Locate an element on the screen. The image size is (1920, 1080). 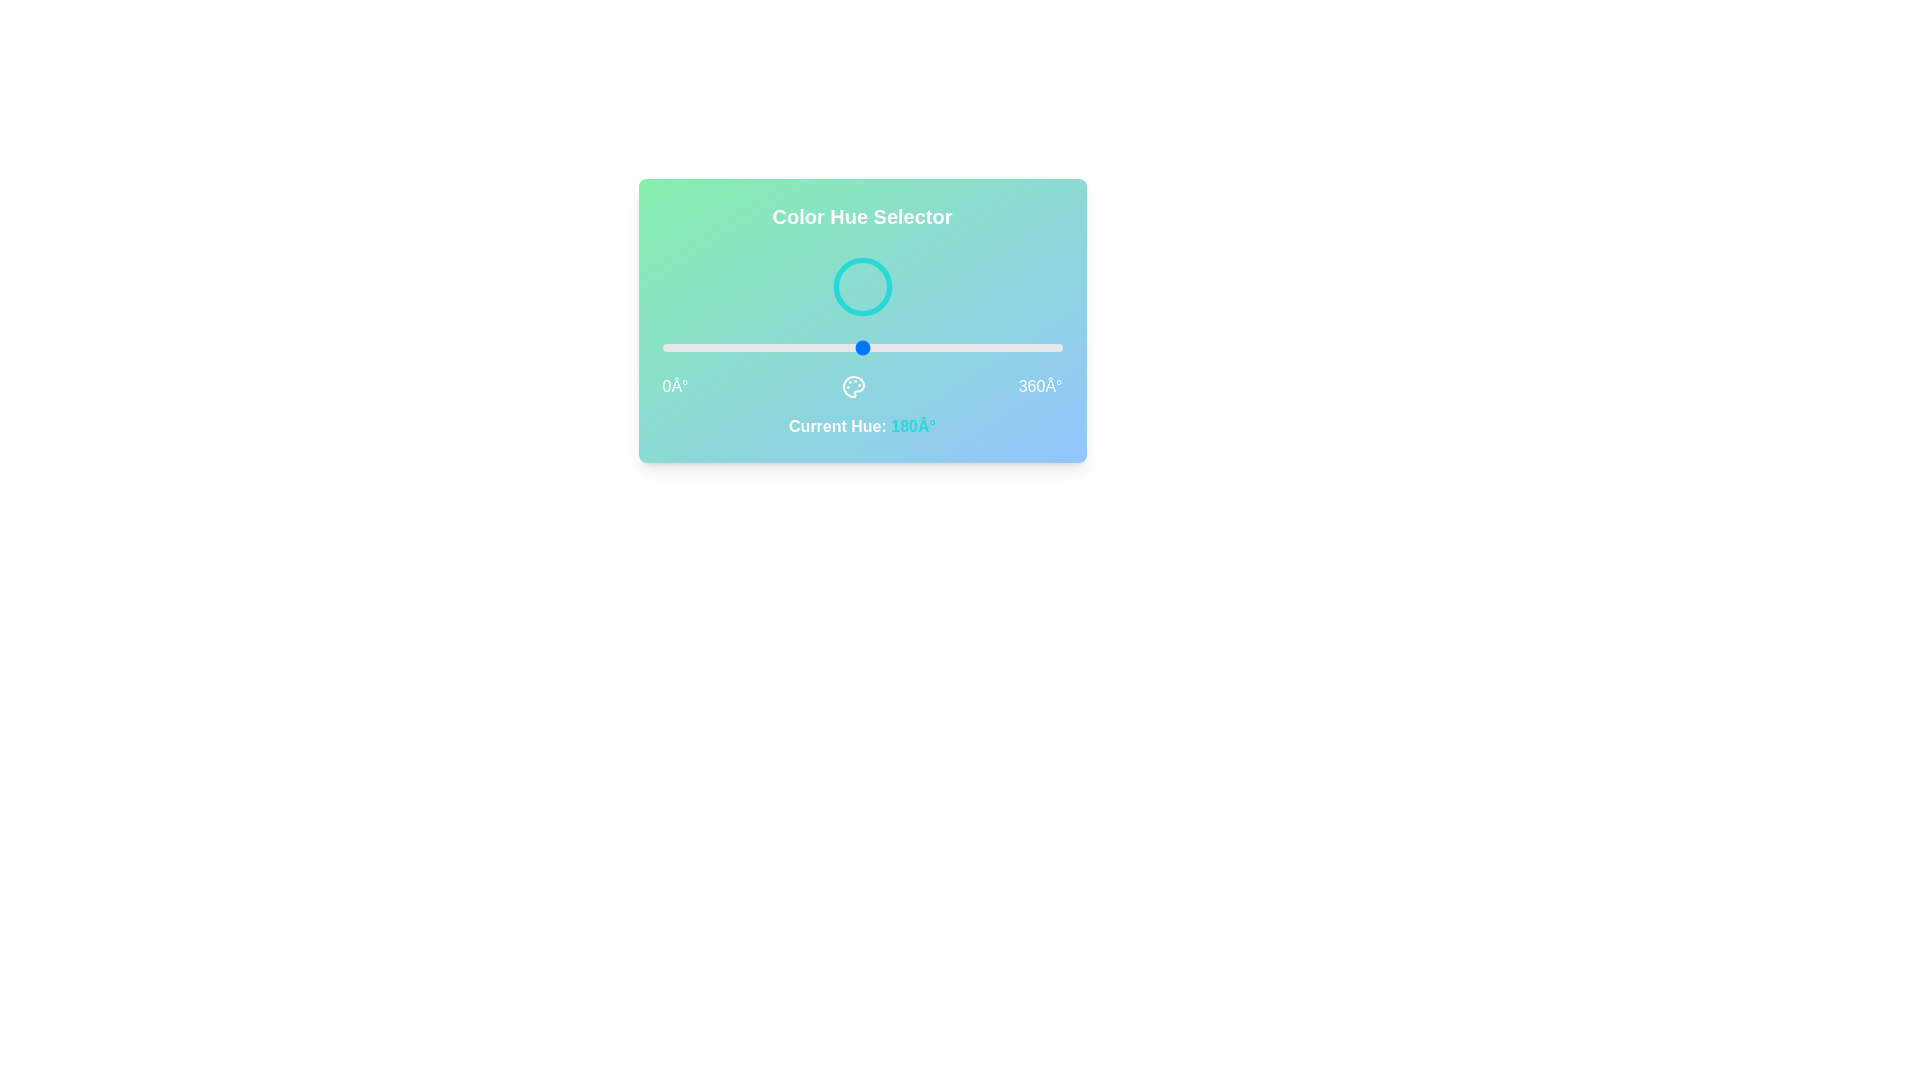
the slider to set the hue to 261 degrees, causing the circle's color to change accordingly is located at coordinates (951, 346).